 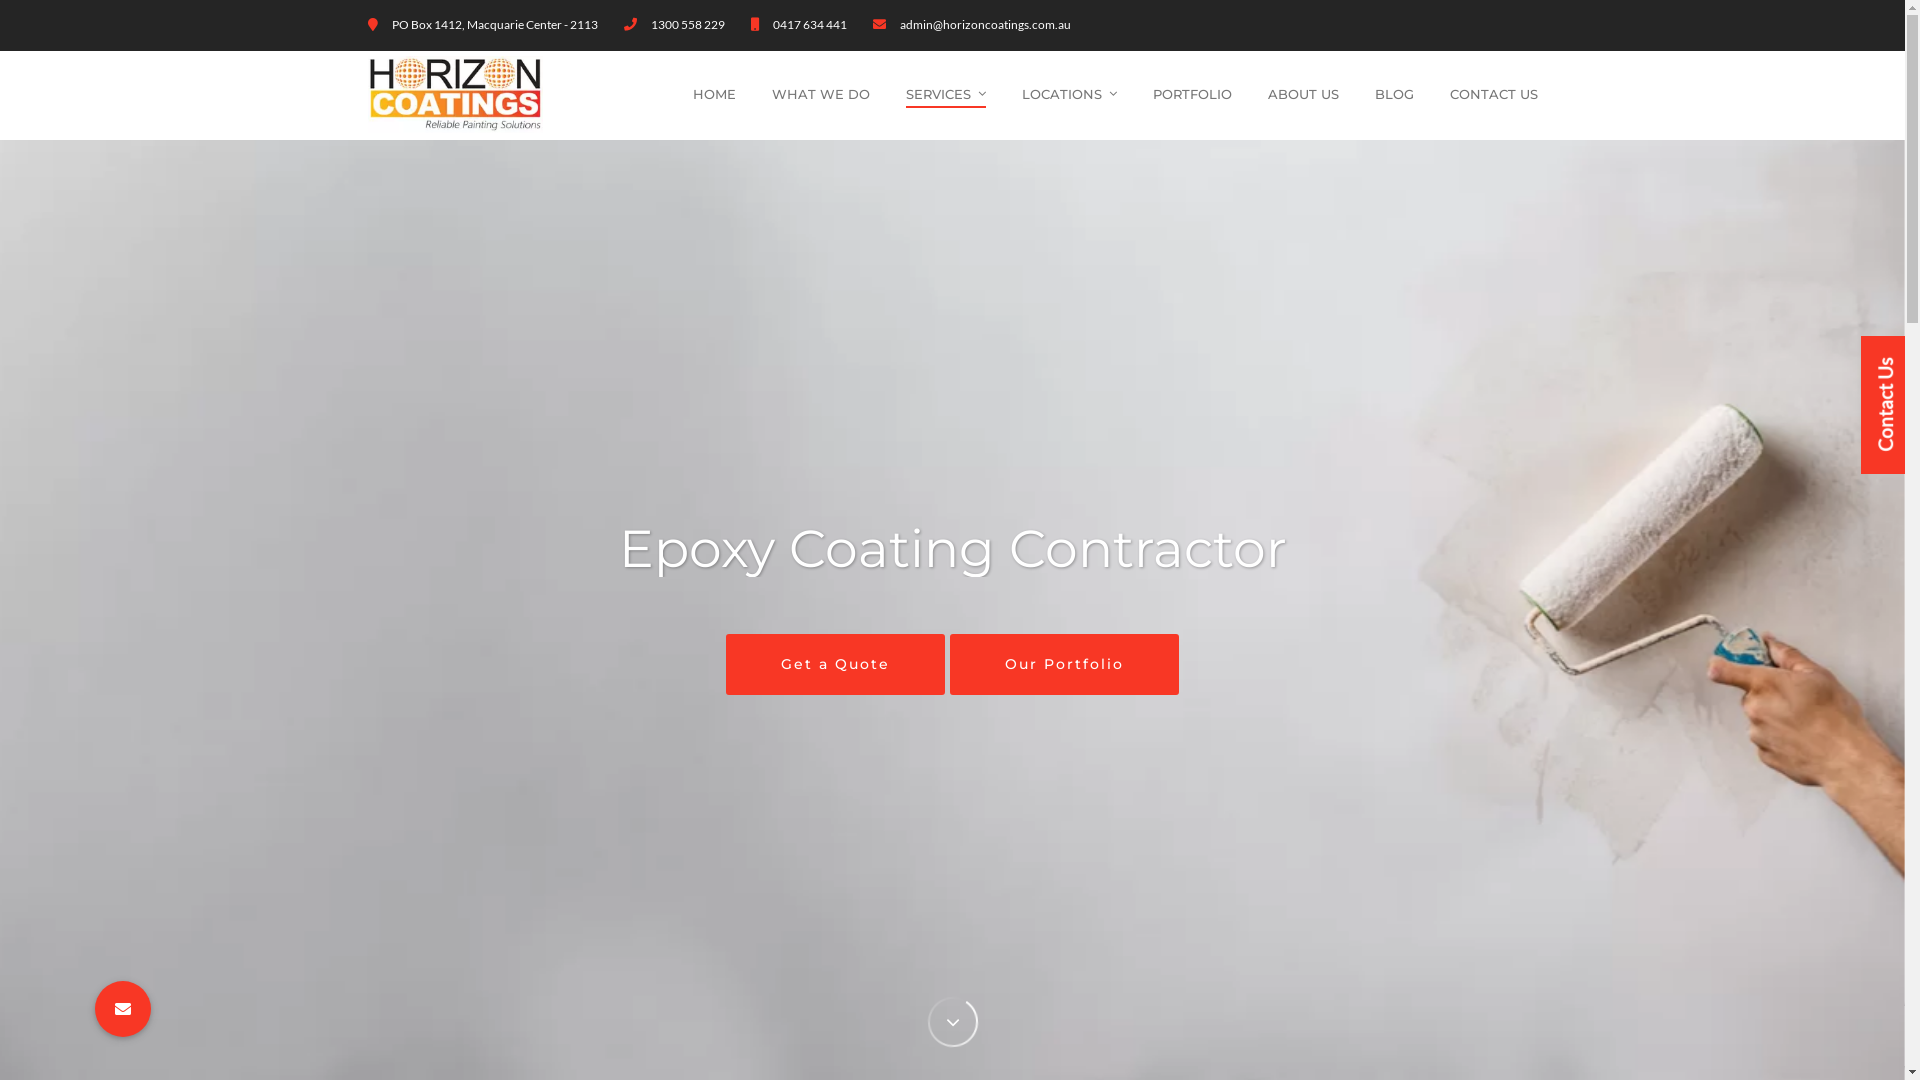 What do you see at coordinates (1303, 93) in the screenshot?
I see `'ABOUT US'` at bounding box center [1303, 93].